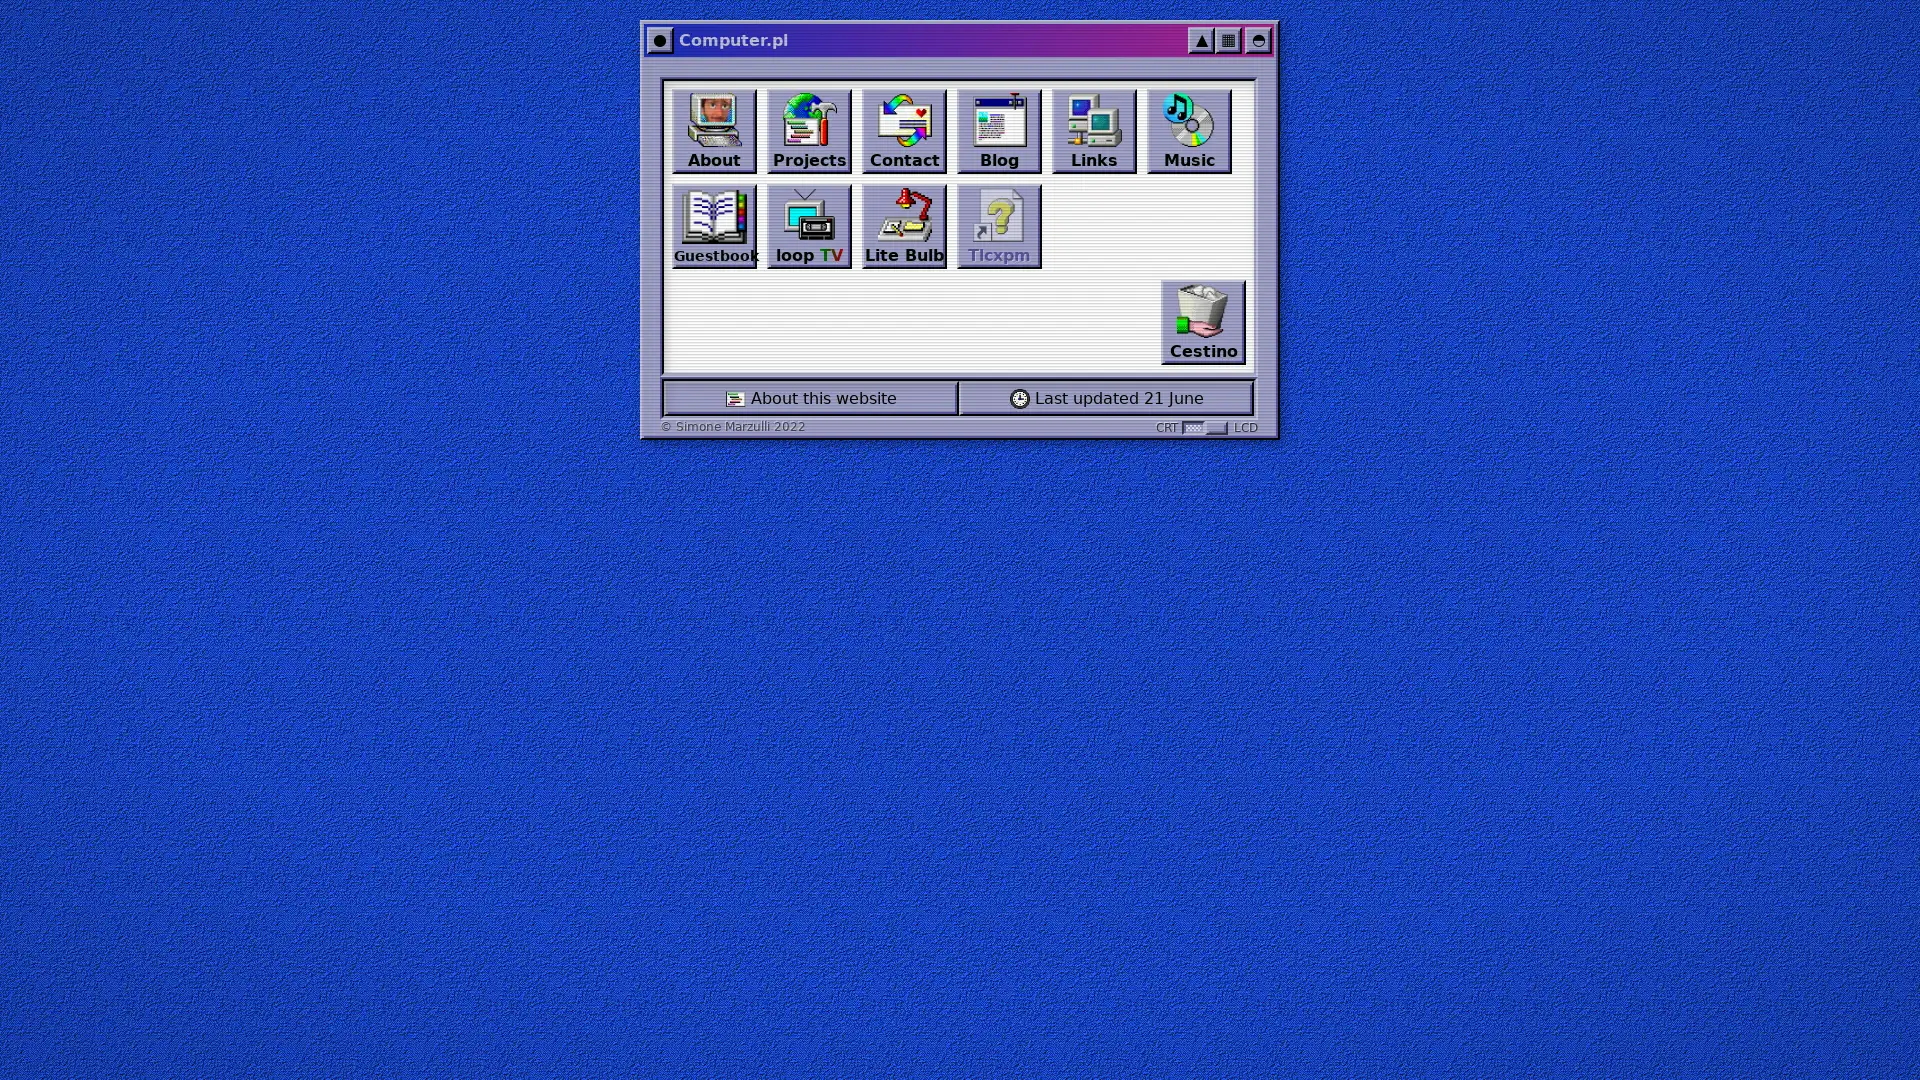 The width and height of the screenshot is (1920, 1080). What do you see at coordinates (903, 225) in the screenshot?
I see `Lite Bulb Lite Bulb` at bounding box center [903, 225].